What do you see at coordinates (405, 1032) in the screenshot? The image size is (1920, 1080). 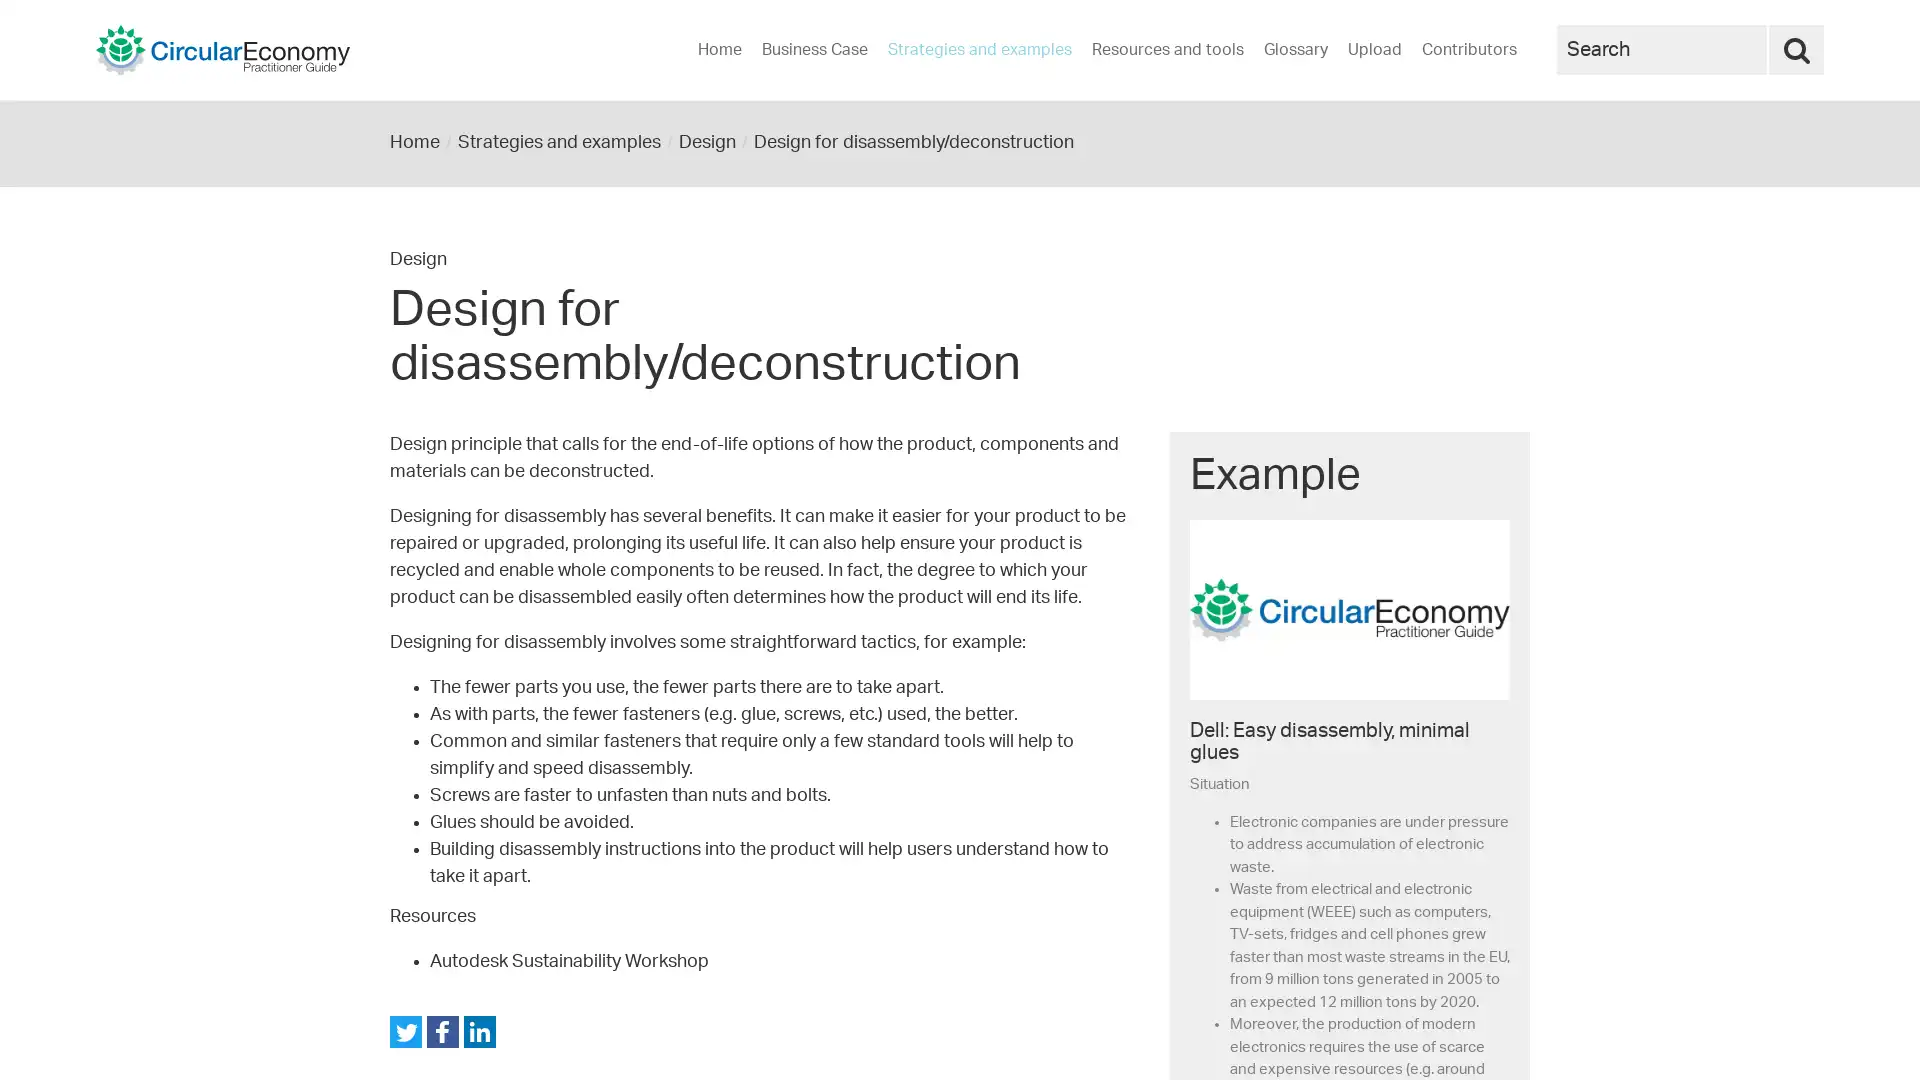 I see `Share to Twitter` at bounding box center [405, 1032].